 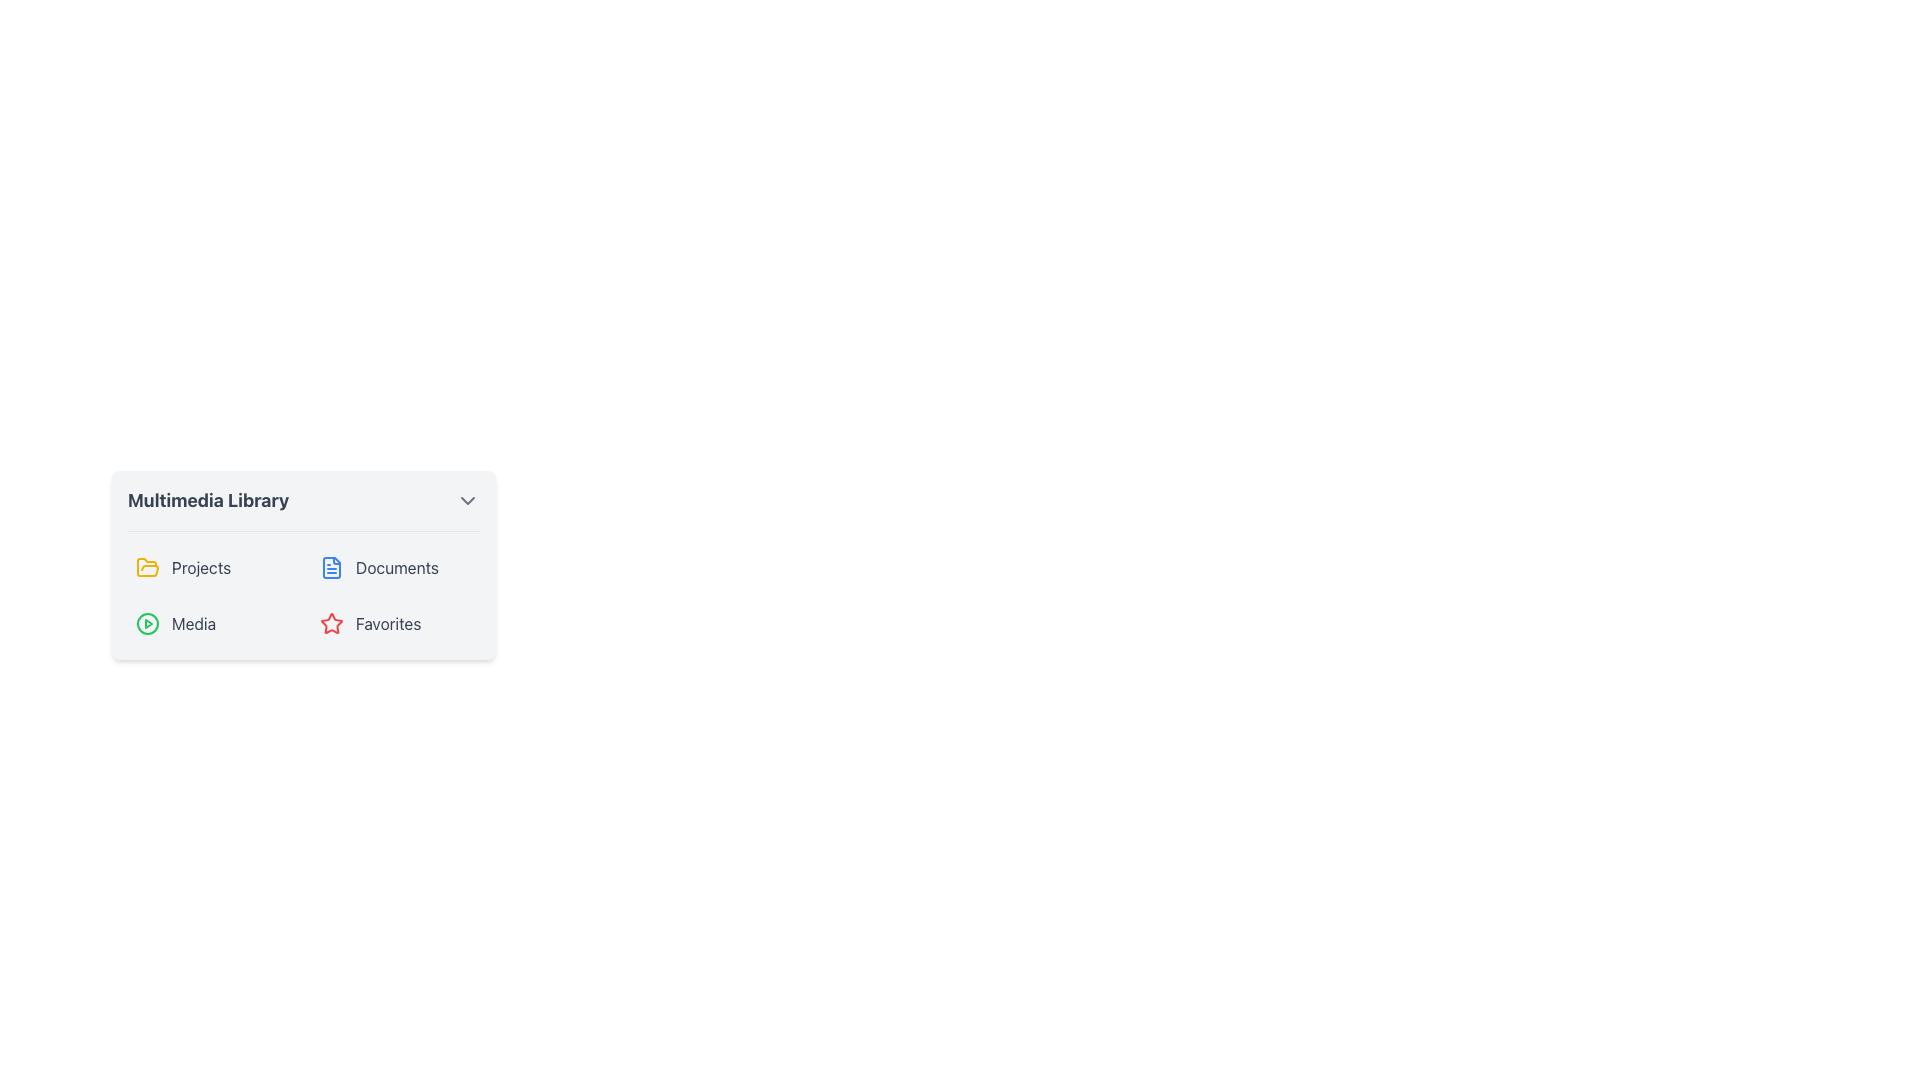 What do you see at coordinates (466, 500) in the screenshot?
I see `the toggle button located in the header titled 'Multimedia Library'` at bounding box center [466, 500].